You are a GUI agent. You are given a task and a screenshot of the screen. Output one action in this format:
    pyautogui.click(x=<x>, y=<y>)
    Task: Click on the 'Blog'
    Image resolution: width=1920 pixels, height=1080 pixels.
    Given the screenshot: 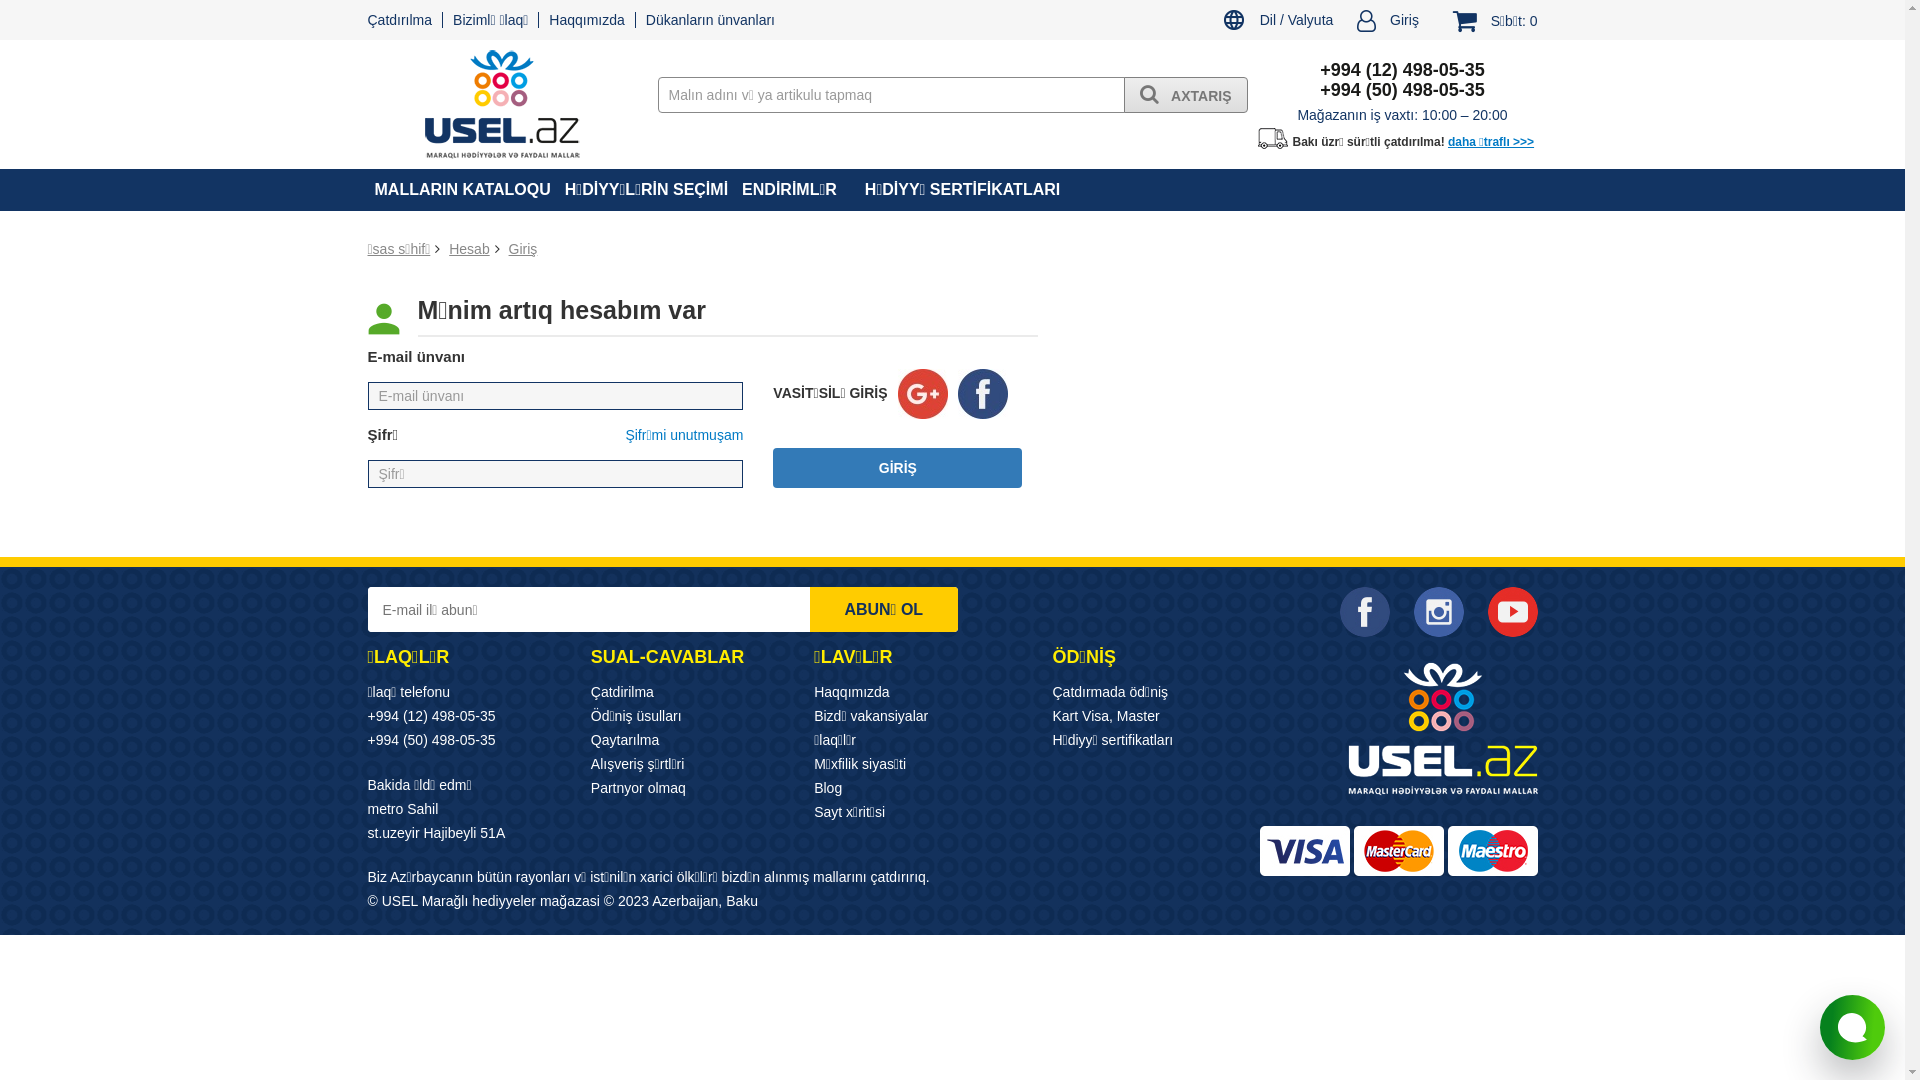 What is the action you would take?
    pyautogui.click(x=828, y=786)
    